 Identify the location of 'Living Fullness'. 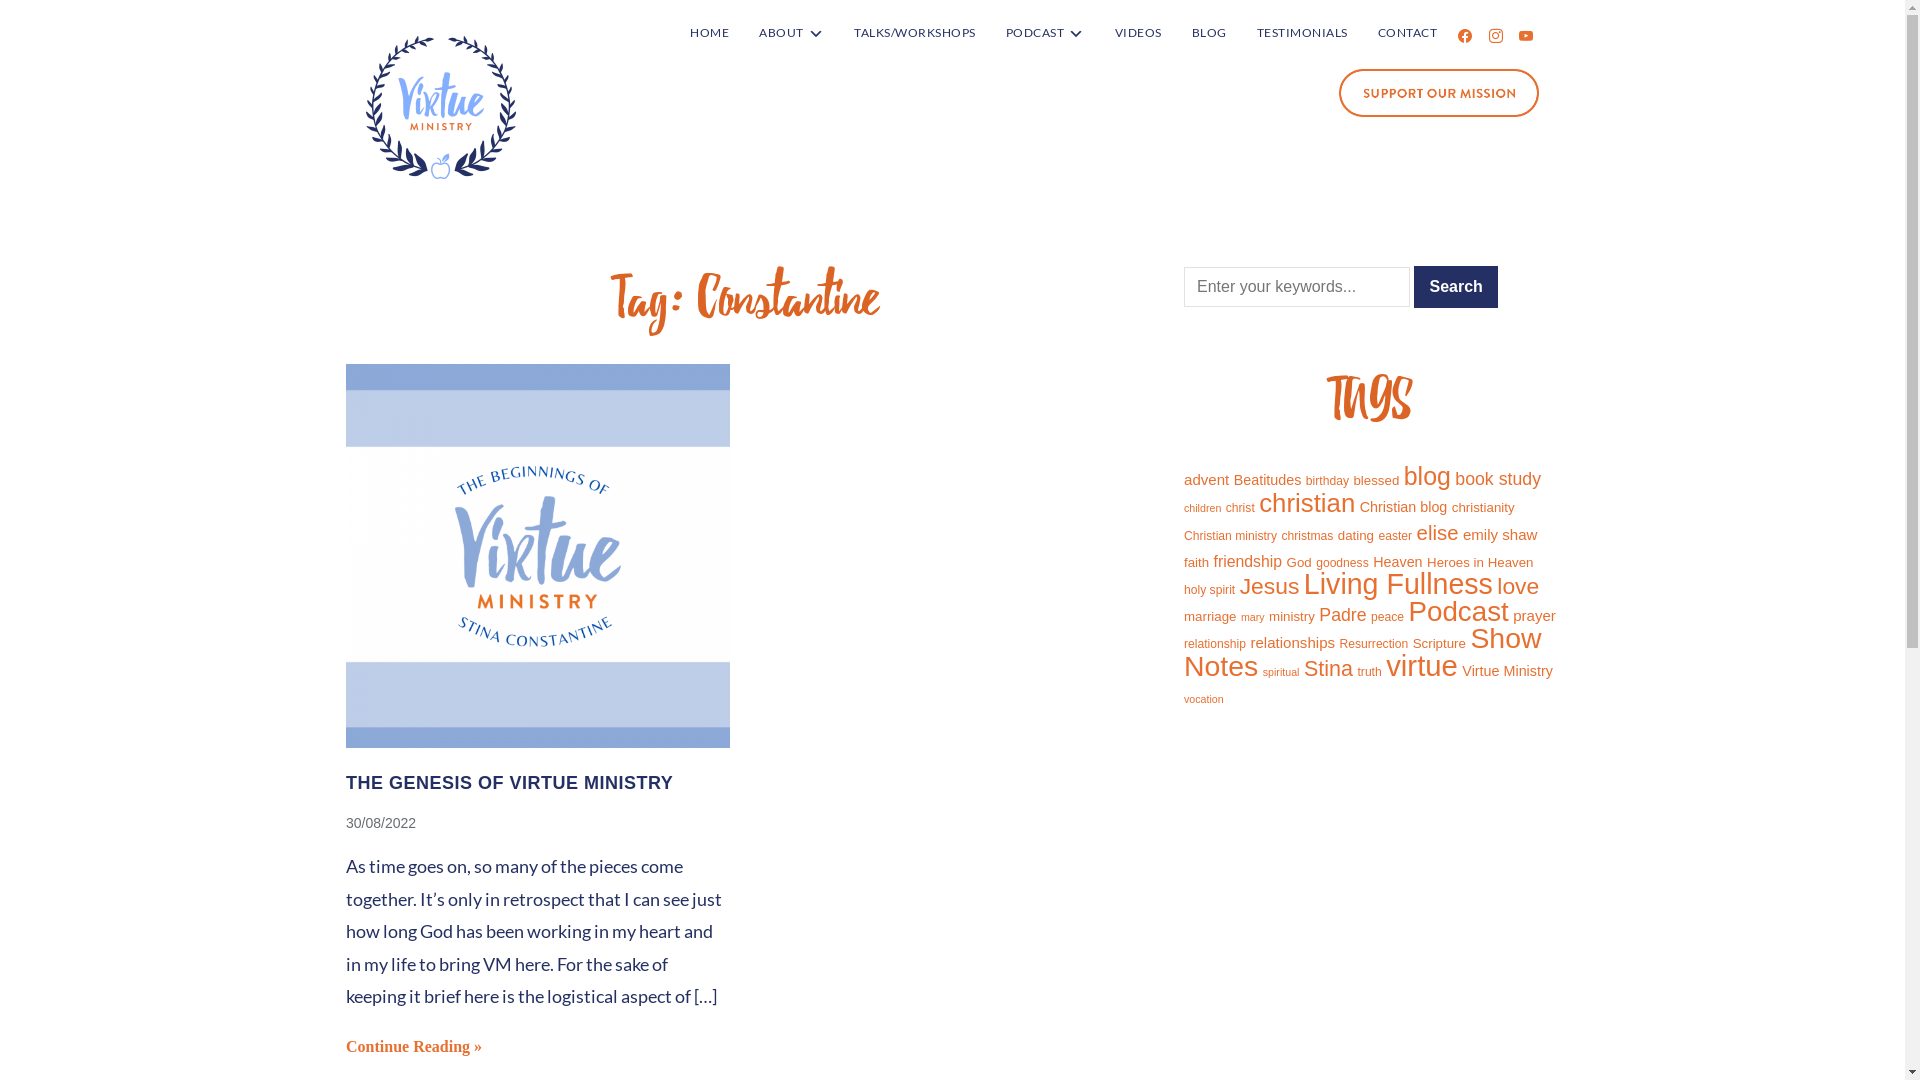
(1397, 583).